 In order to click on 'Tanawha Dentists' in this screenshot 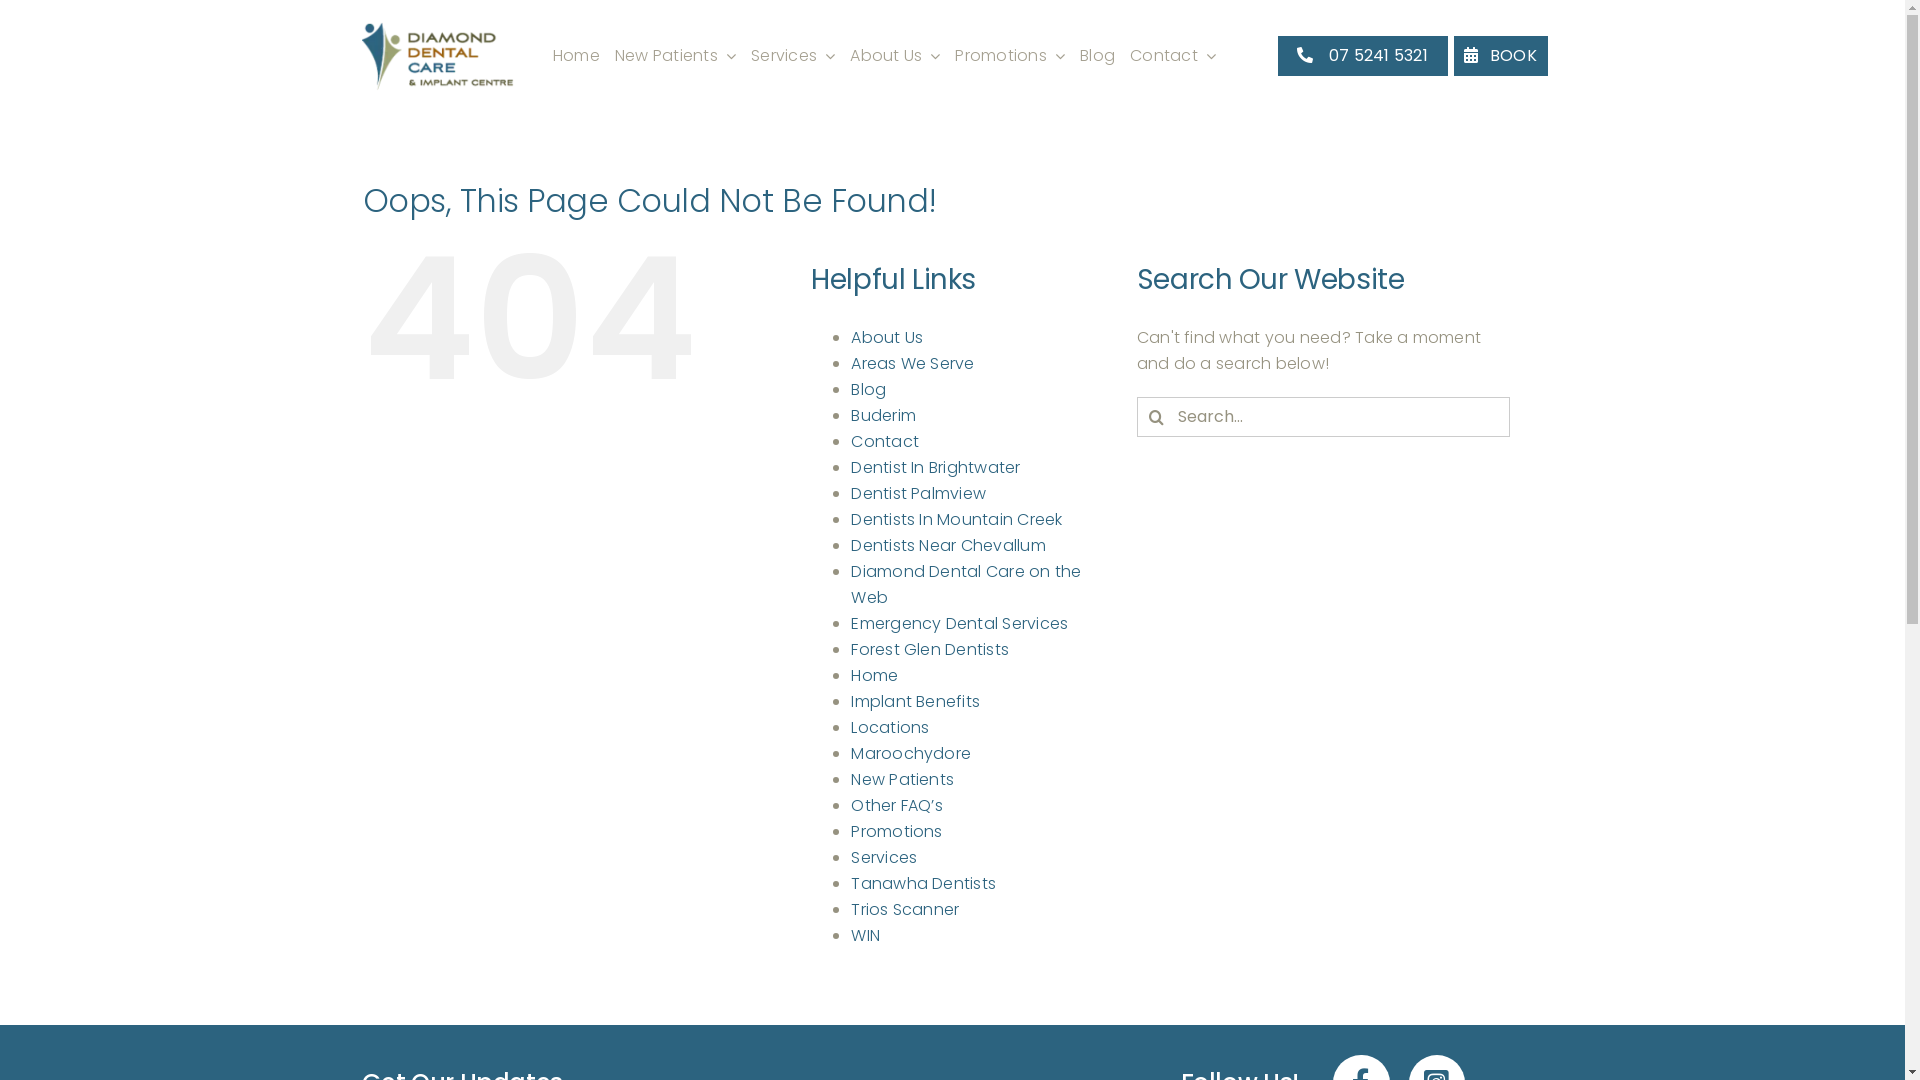, I will do `click(850, 882)`.